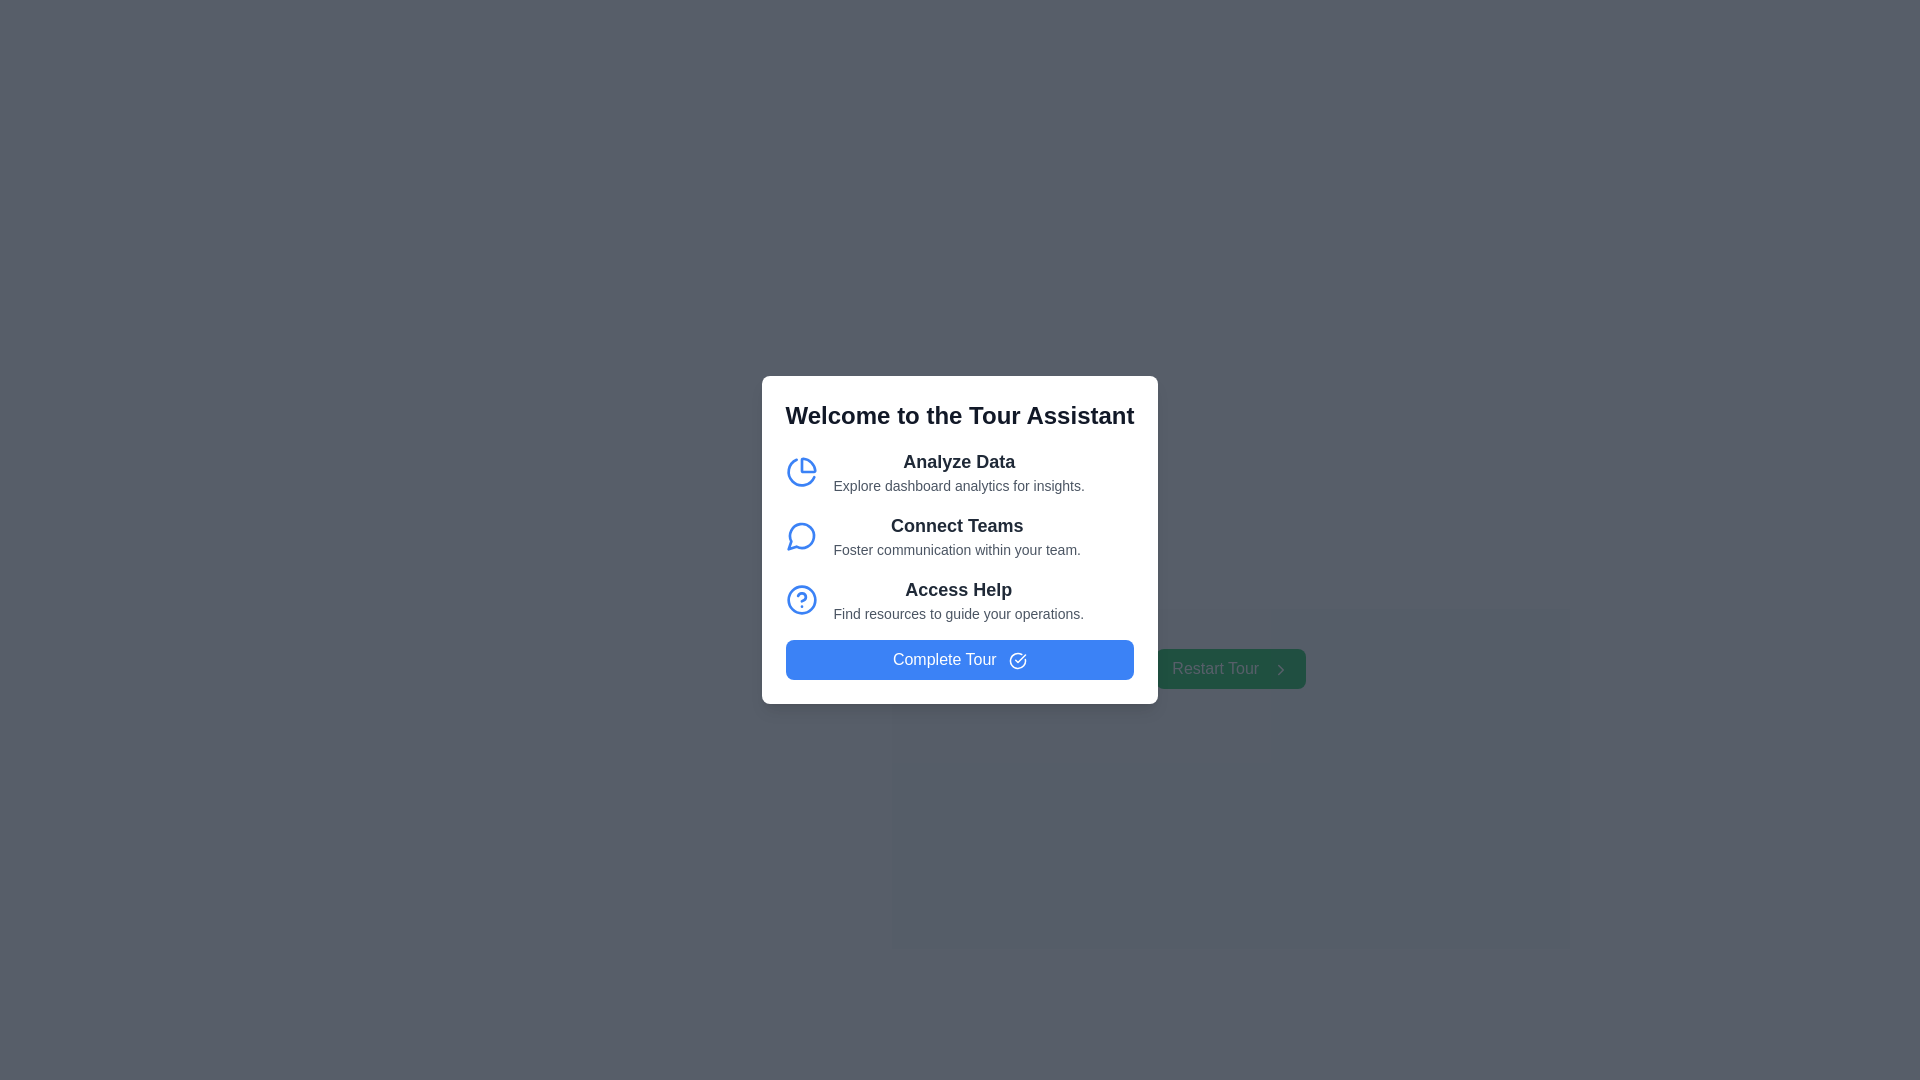 This screenshot has height=1080, width=1920. I want to click on the green 'Restart Tour' button located in the lower-right section of the modal, so click(1229, 766).